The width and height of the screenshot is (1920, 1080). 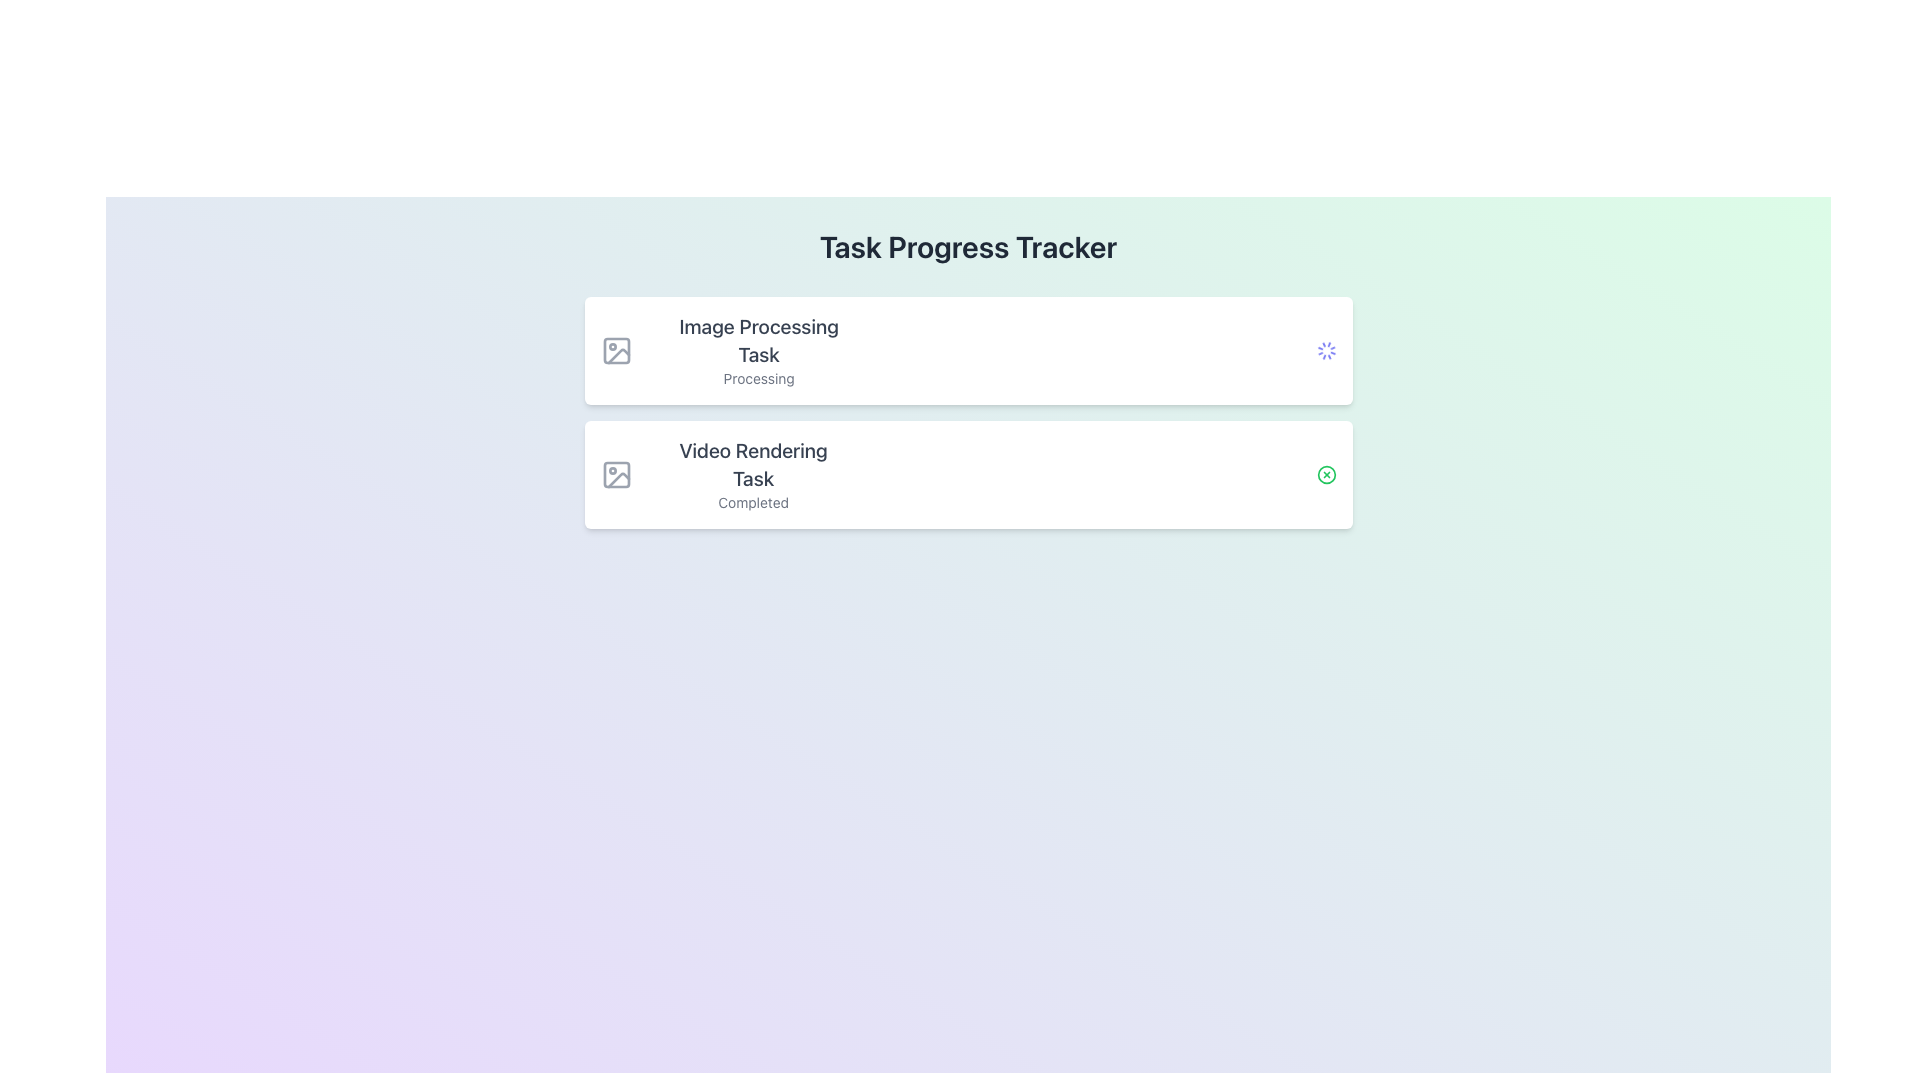 I want to click on text information from the list item displaying the title and status of a task related to image processing, located in the top card of the 'Task Progress Tracker' section, so click(x=758, y=350).